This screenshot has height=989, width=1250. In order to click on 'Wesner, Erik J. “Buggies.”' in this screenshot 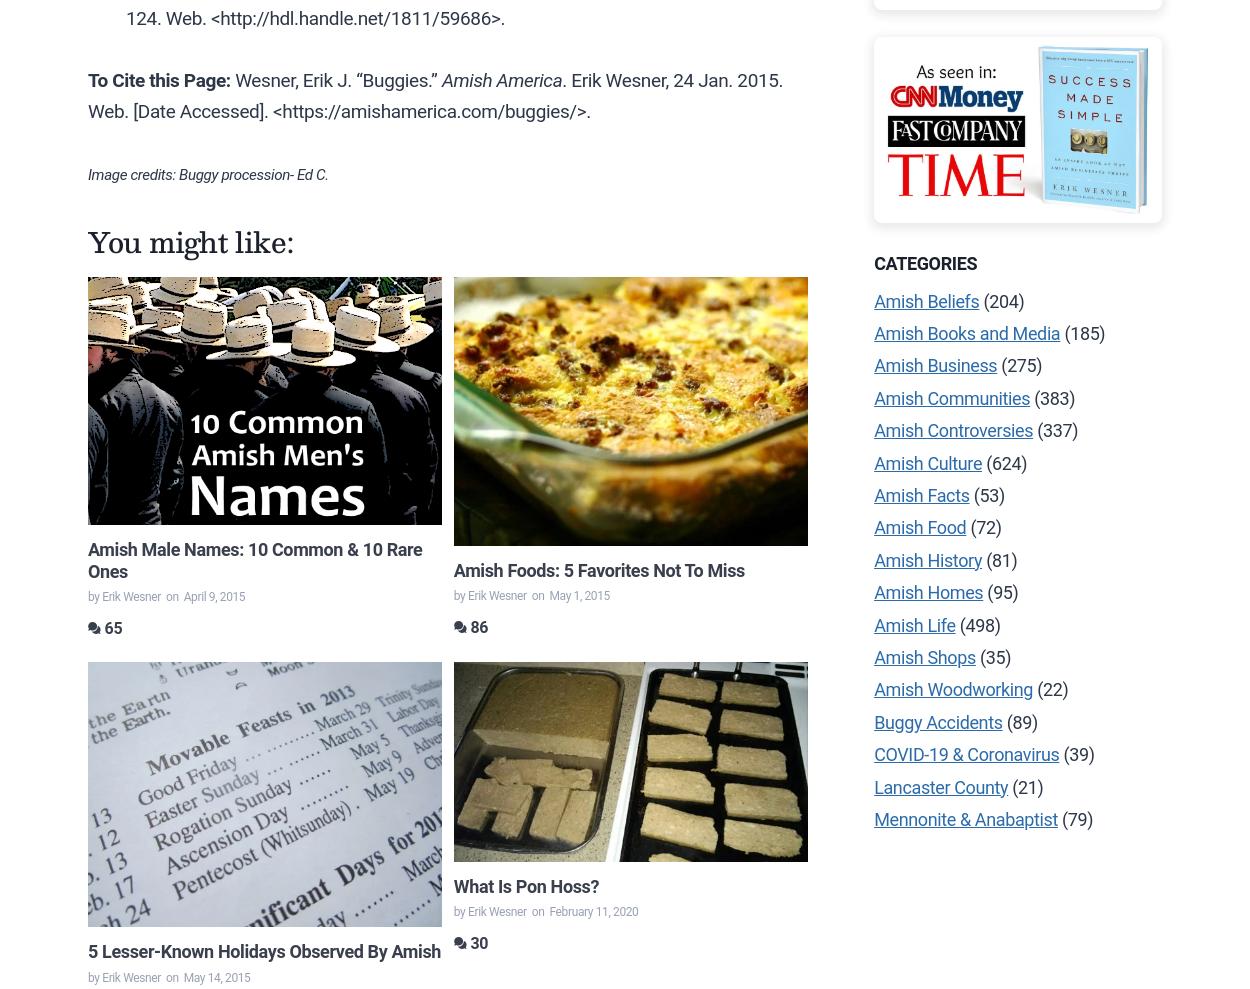, I will do `click(334, 80)`.